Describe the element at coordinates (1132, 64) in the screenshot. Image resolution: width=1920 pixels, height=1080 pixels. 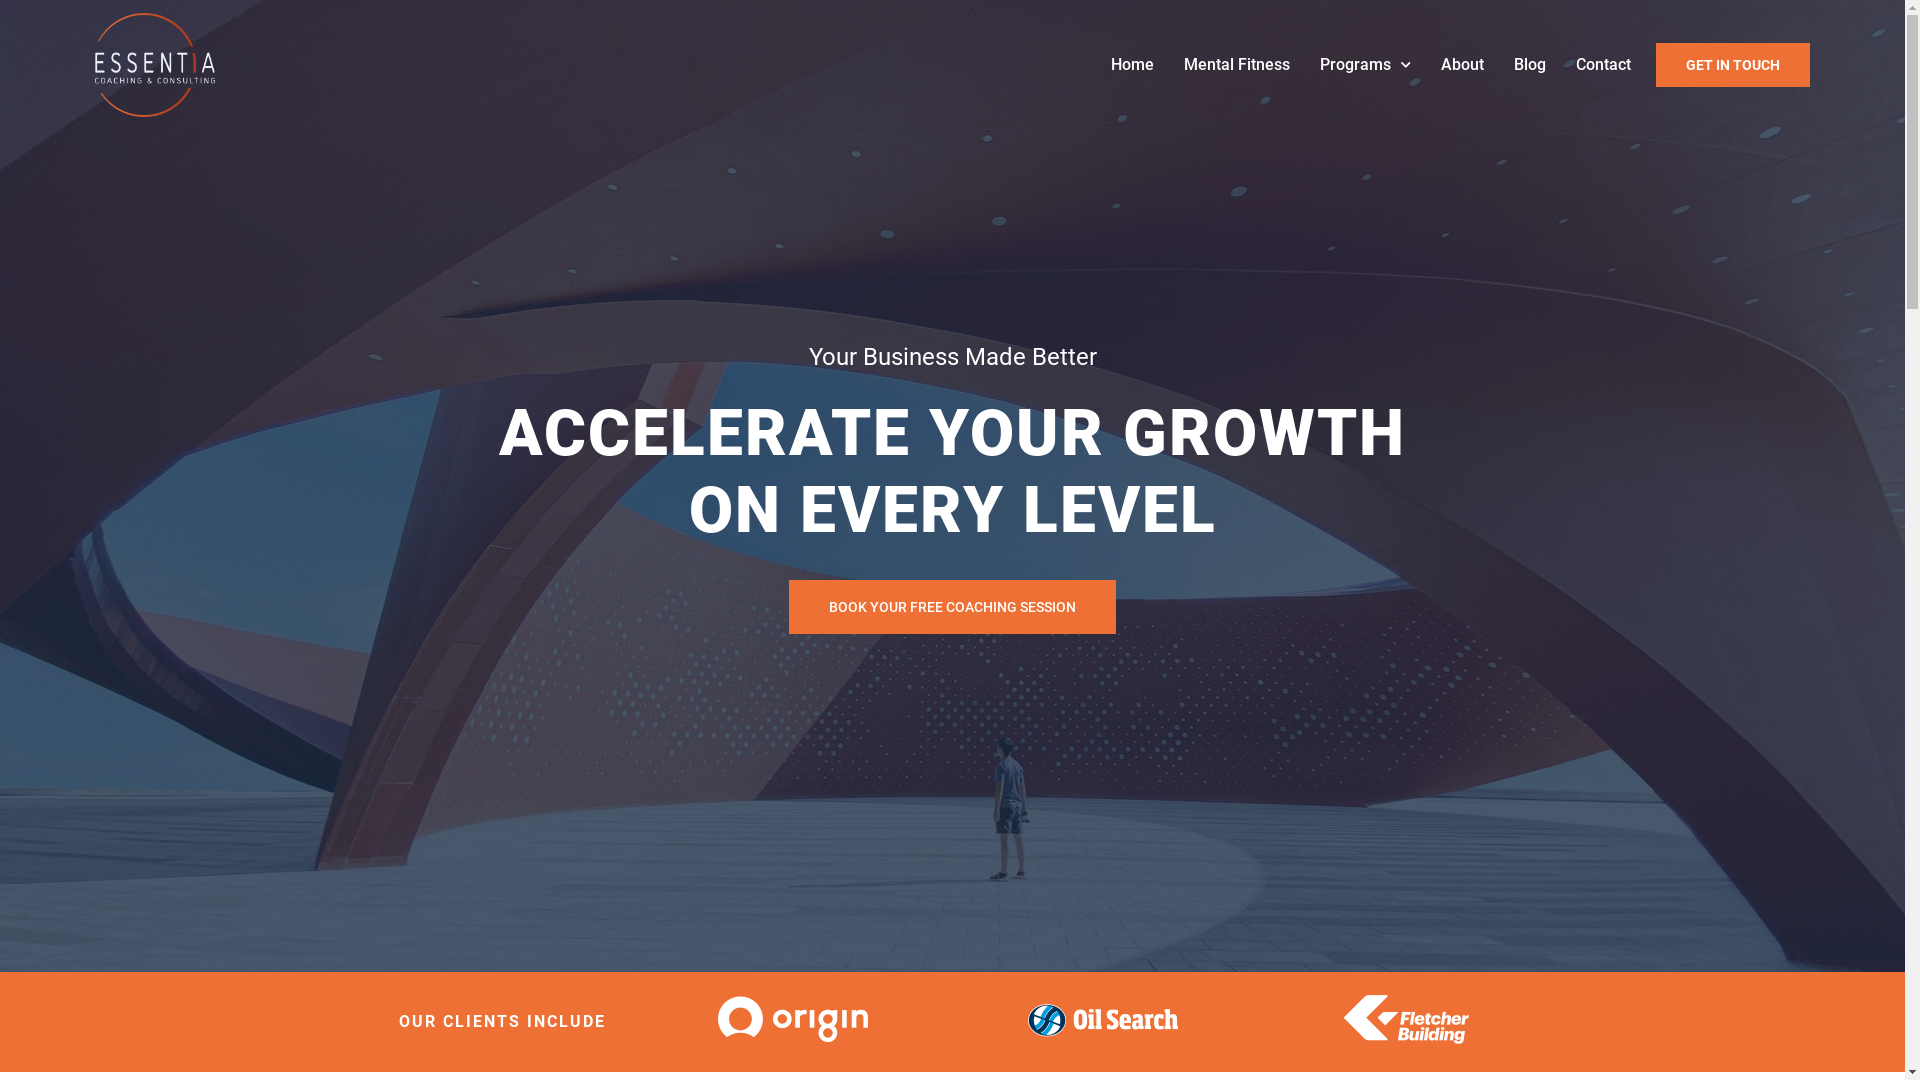
I see `'Home'` at that location.